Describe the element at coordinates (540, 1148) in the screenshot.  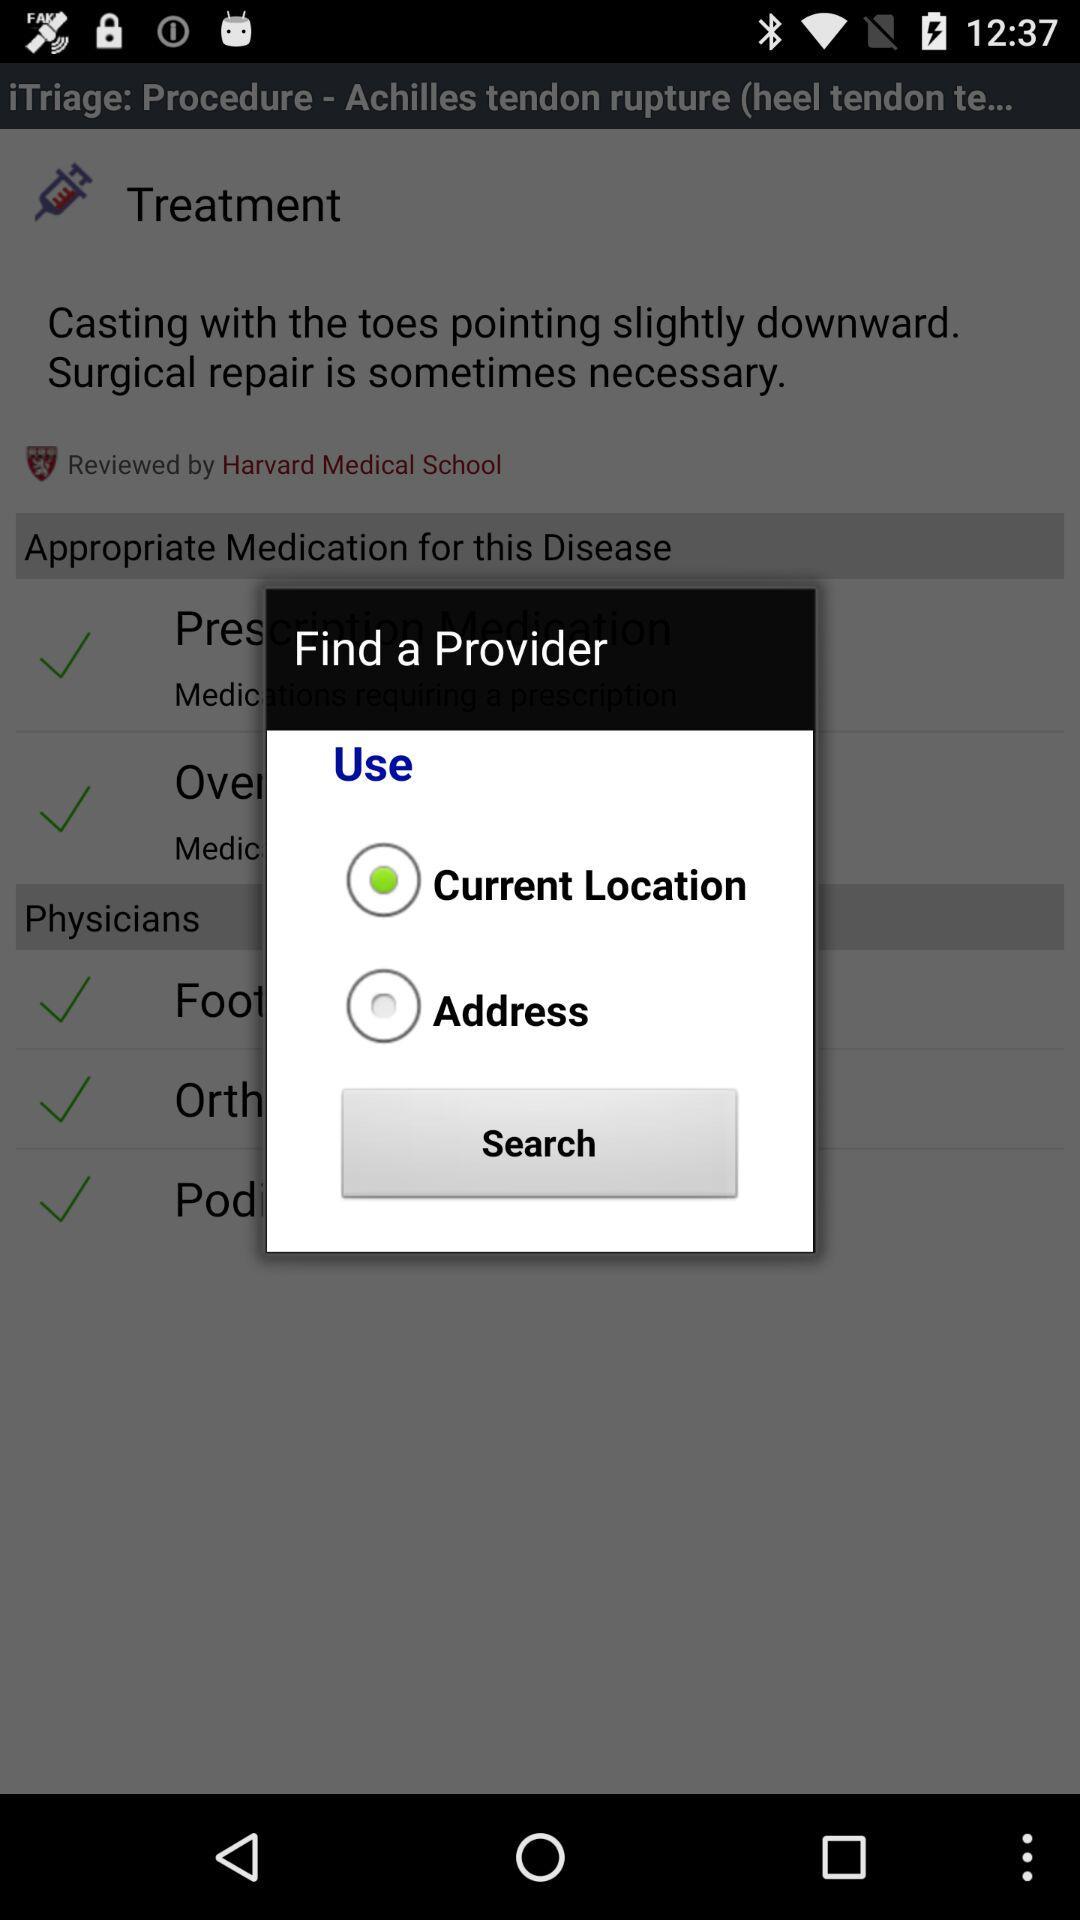
I see `the search button` at that location.